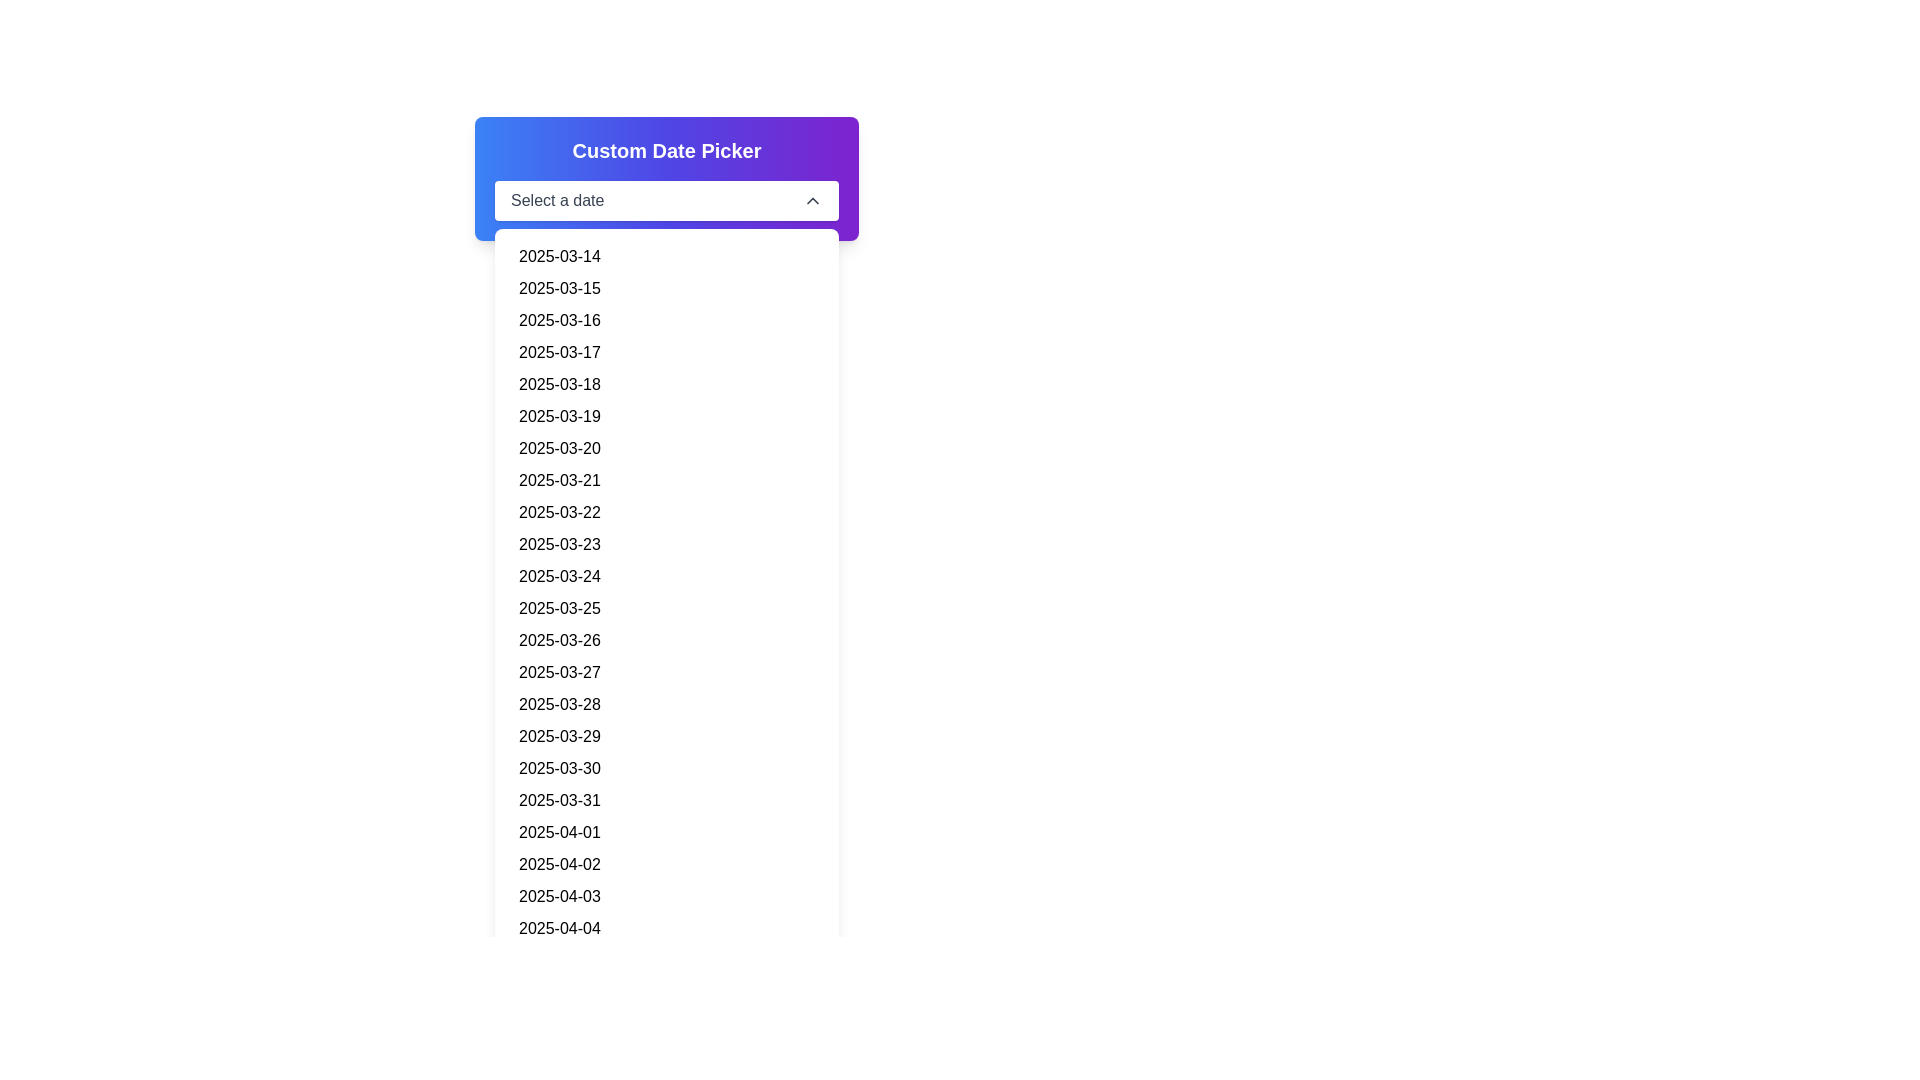 This screenshot has height=1080, width=1920. Describe the element at coordinates (667, 481) in the screenshot. I see `the 8th selectable date in the dropdown menu` at that location.